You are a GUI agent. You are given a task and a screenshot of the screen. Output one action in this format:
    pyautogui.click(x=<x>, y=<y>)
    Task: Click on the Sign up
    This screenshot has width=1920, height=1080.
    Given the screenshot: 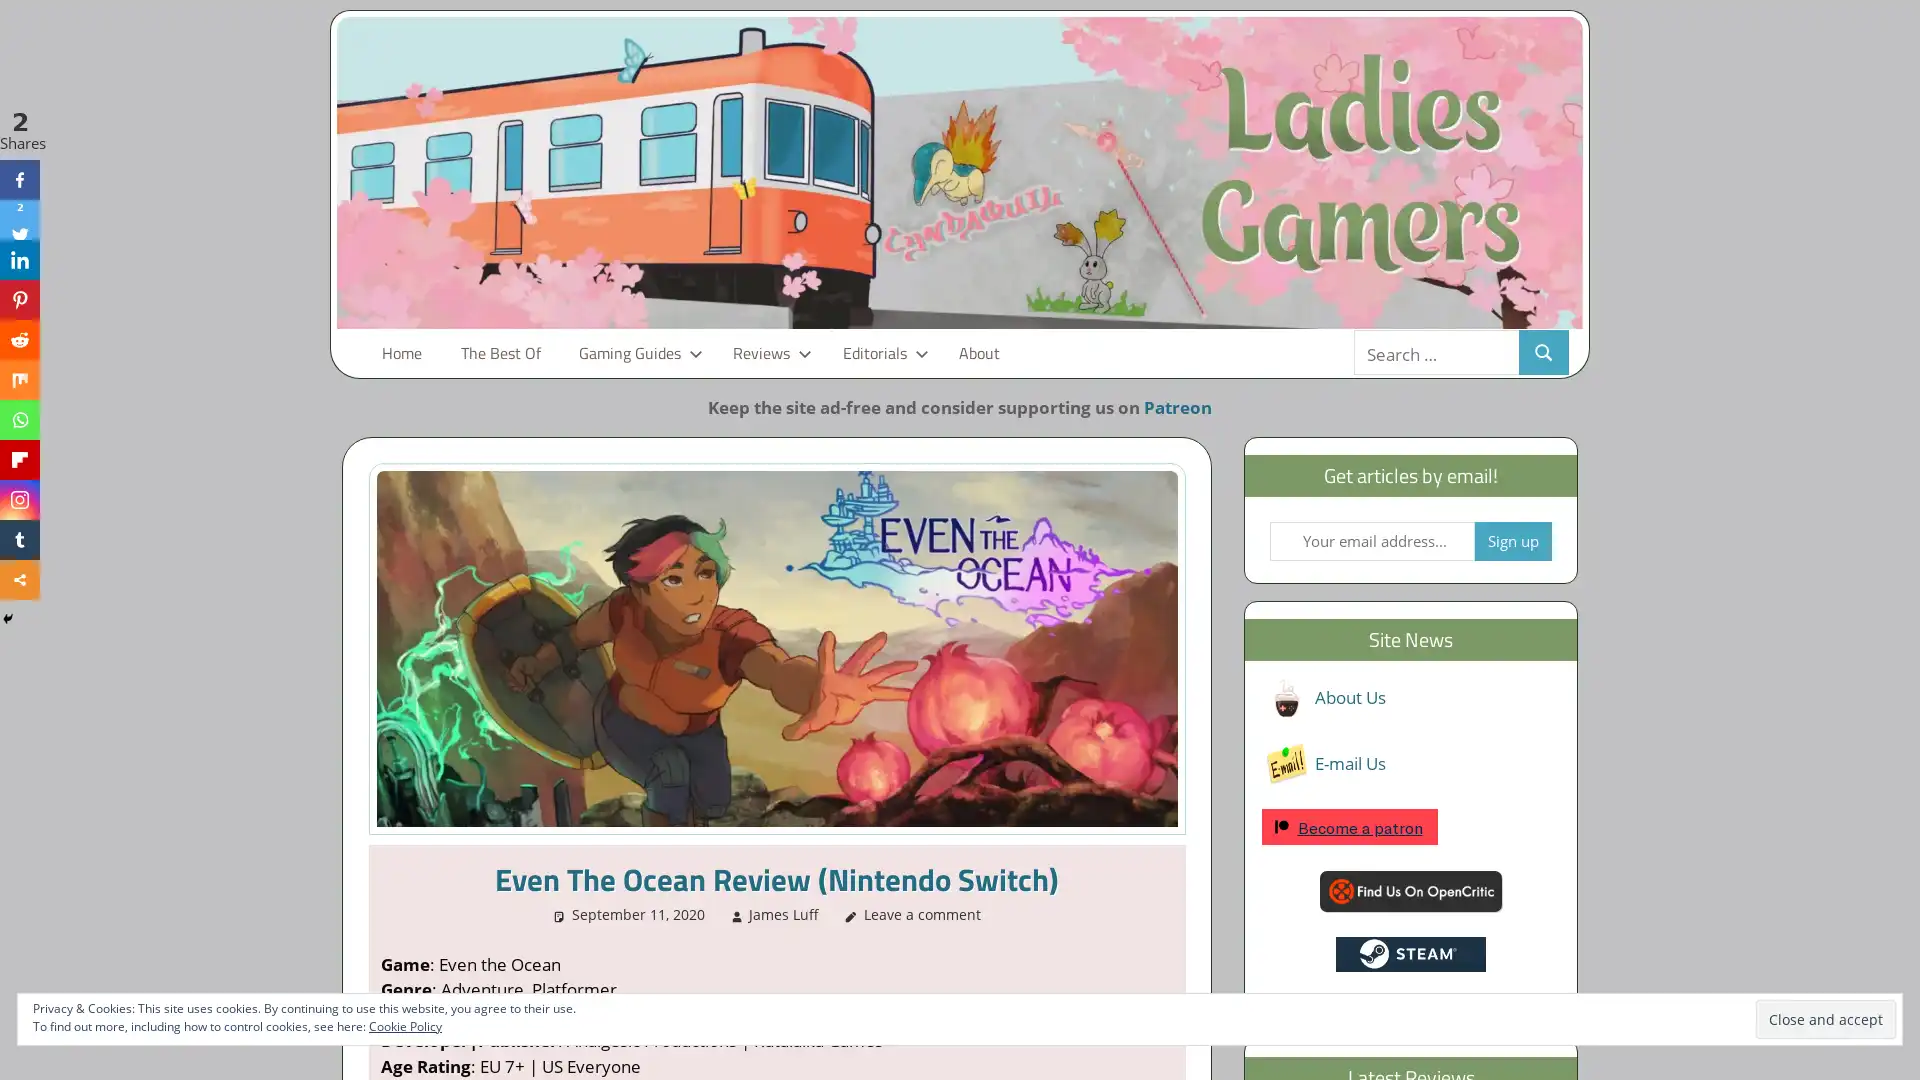 What is the action you would take?
    pyautogui.click(x=1513, y=541)
    